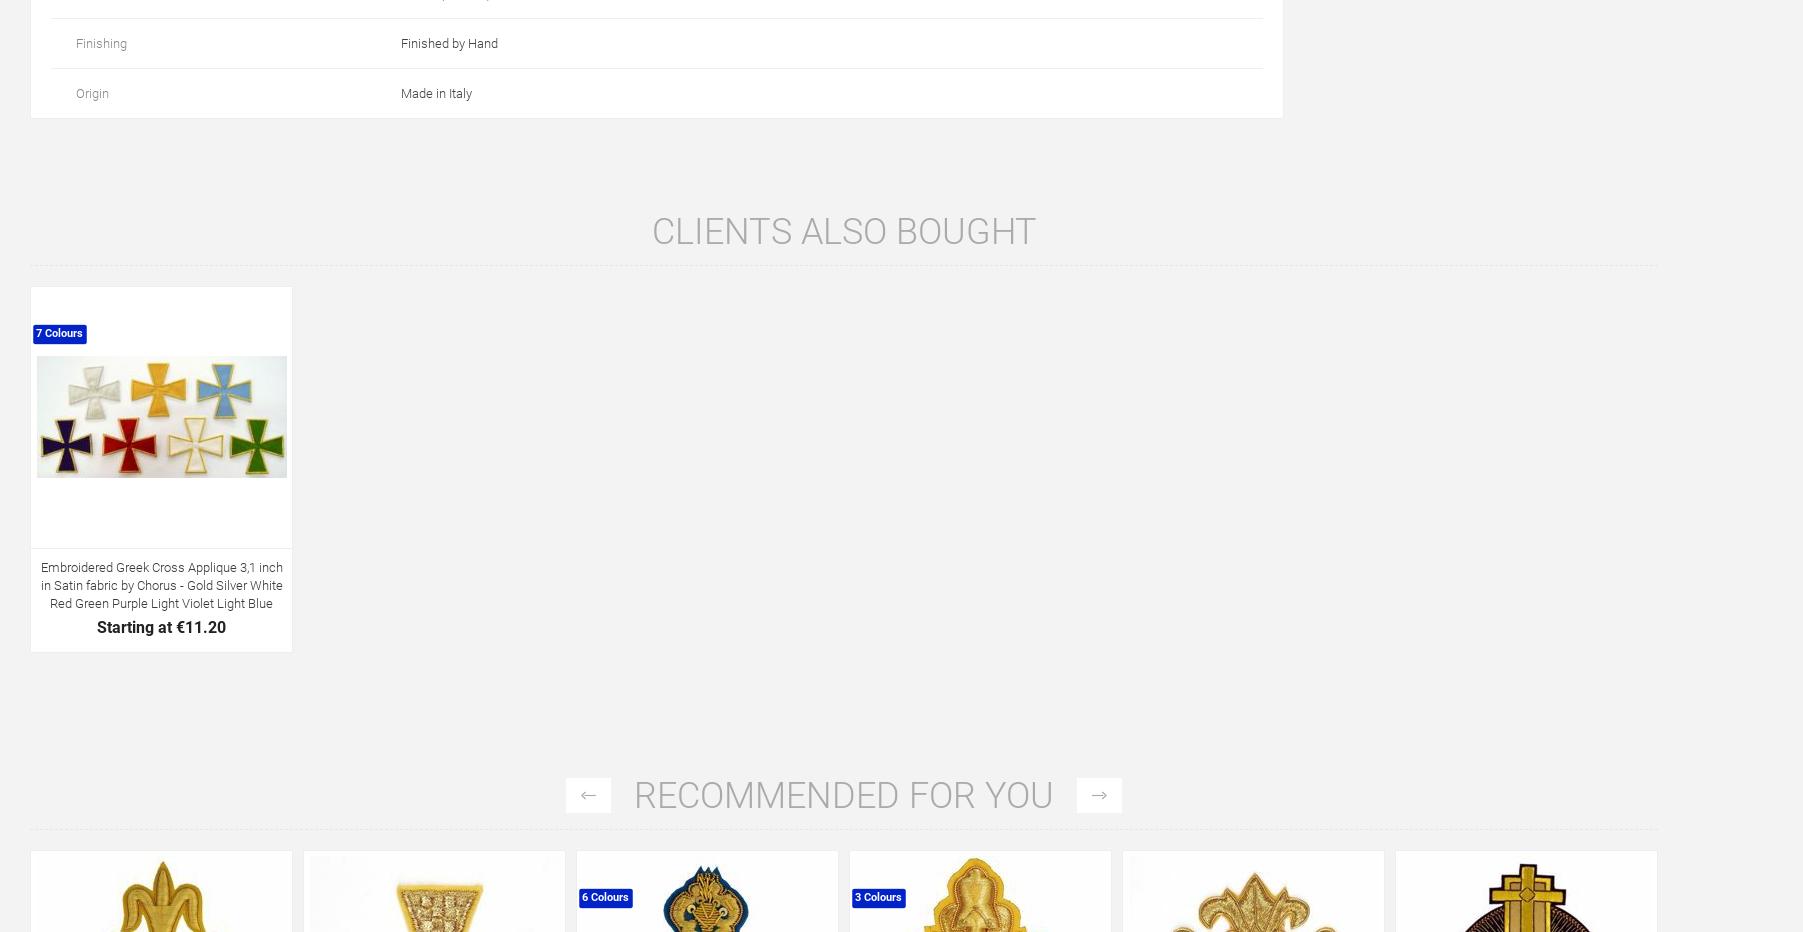 Image resolution: width=1803 pixels, height=932 pixels. What do you see at coordinates (161, 625) in the screenshot?
I see `'Starting at €11.20'` at bounding box center [161, 625].